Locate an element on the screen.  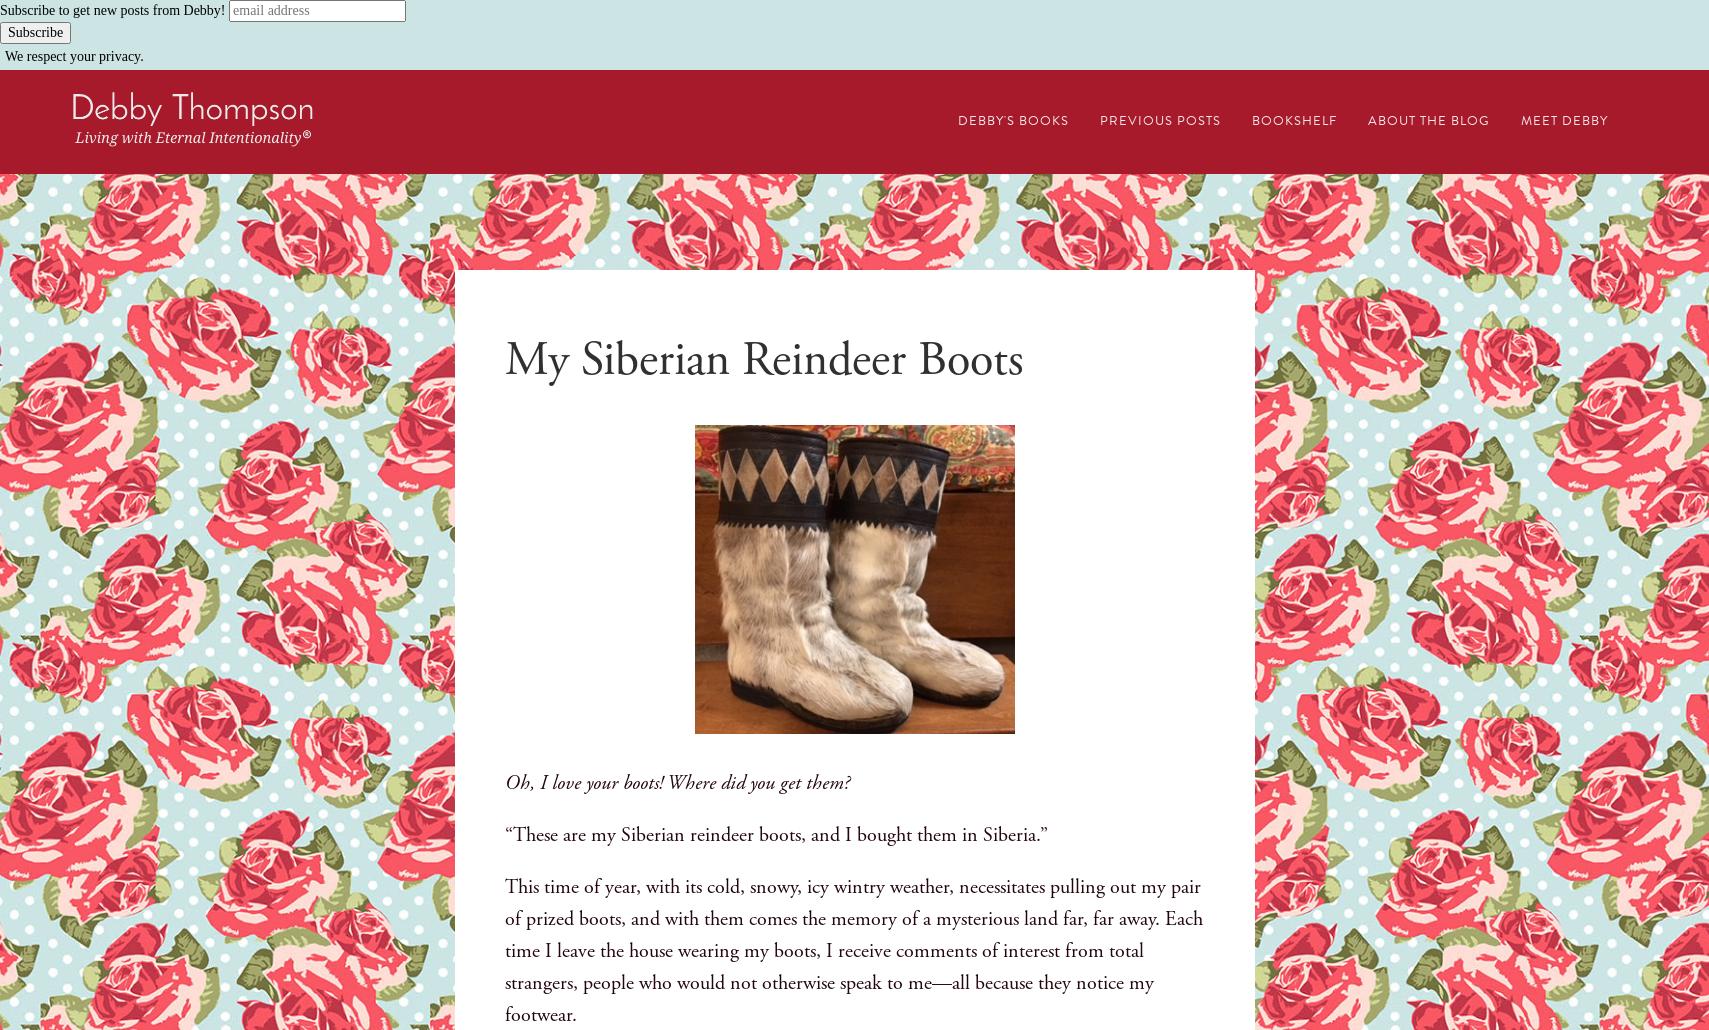
'My Siberian Reindeer Boots' is located at coordinates (762, 359).